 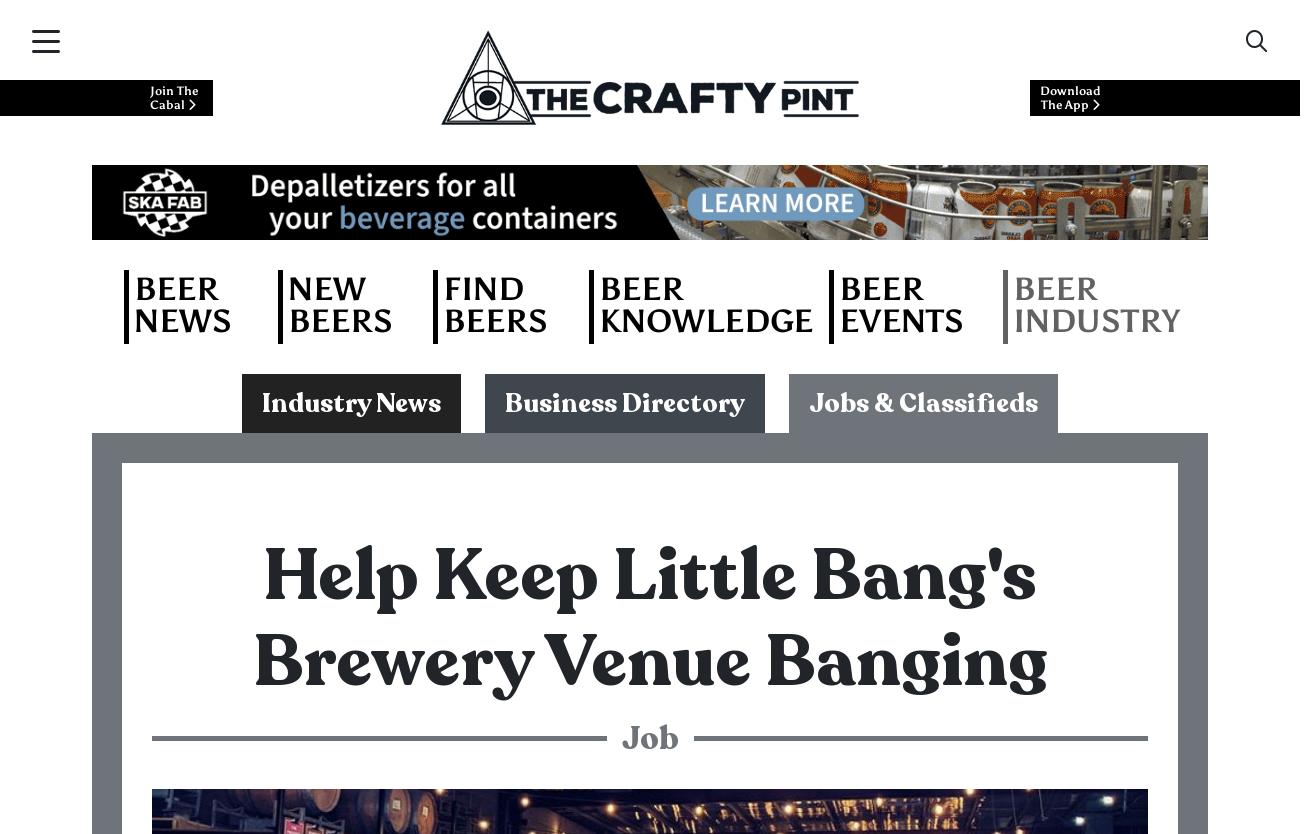 I want to click on 'We serve our own and other craft beers from Australia and around the world, along with local wines. We see our tap room as a place for broadening the beer experience but also as a welcoming and relaxed social space.', so click(x=645, y=477).